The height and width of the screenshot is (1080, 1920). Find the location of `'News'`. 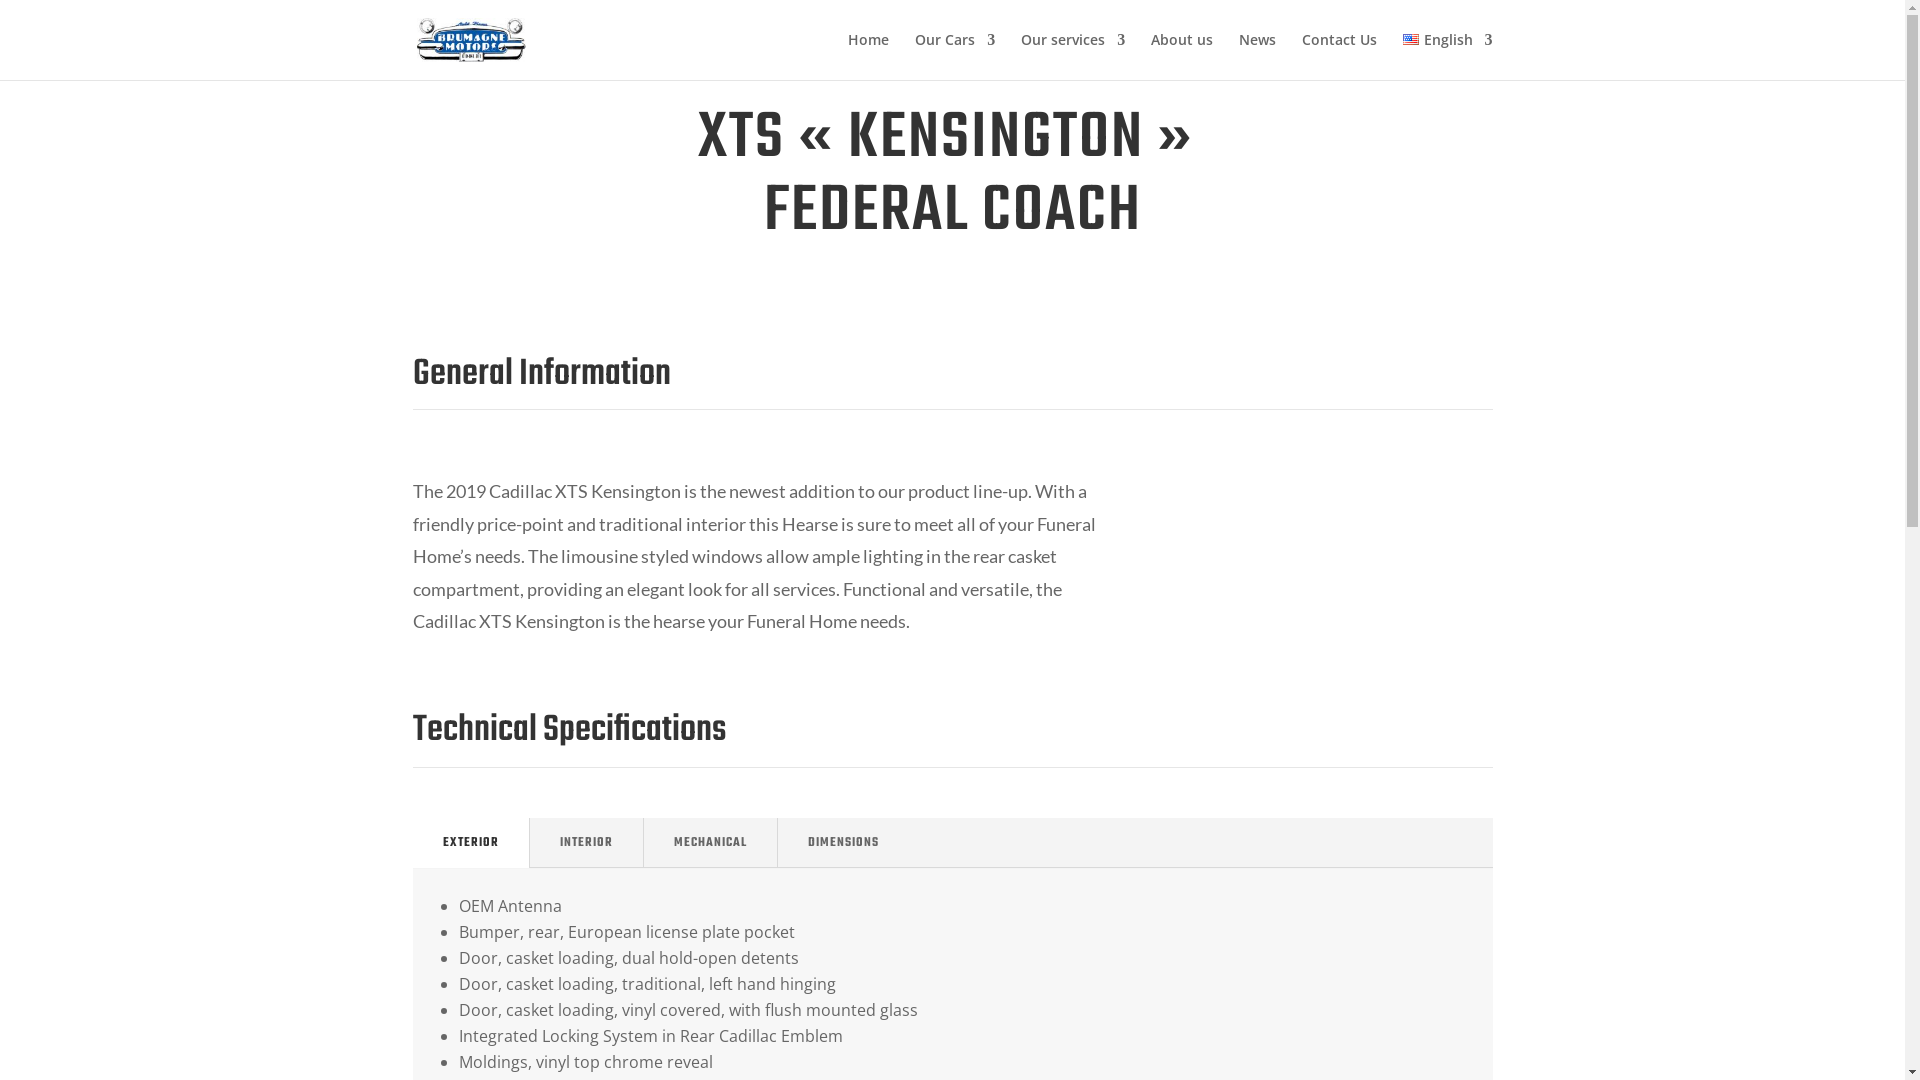

'News' is located at coordinates (1256, 55).